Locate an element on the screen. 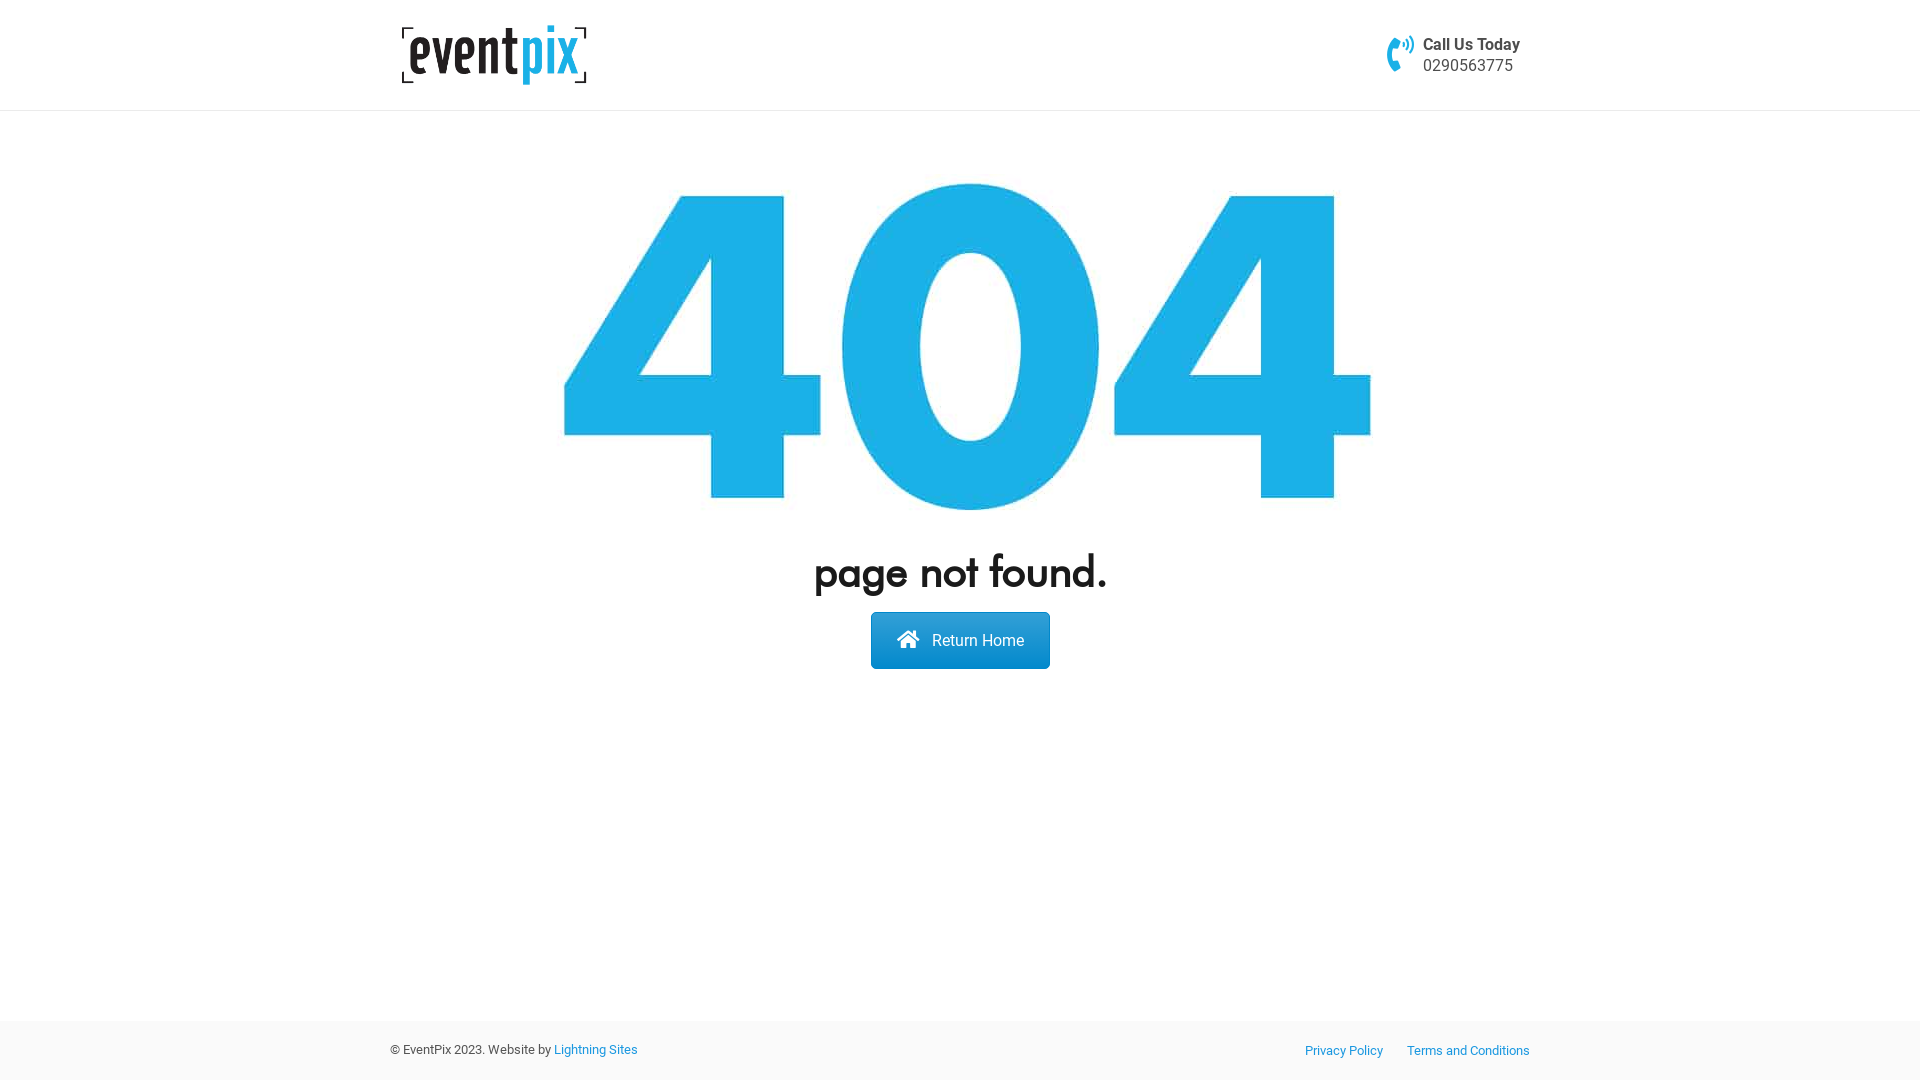 The width and height of the screenshot is (1920, 1080). 'Terms and Conditions' is located at coordinates (1468, 1049).